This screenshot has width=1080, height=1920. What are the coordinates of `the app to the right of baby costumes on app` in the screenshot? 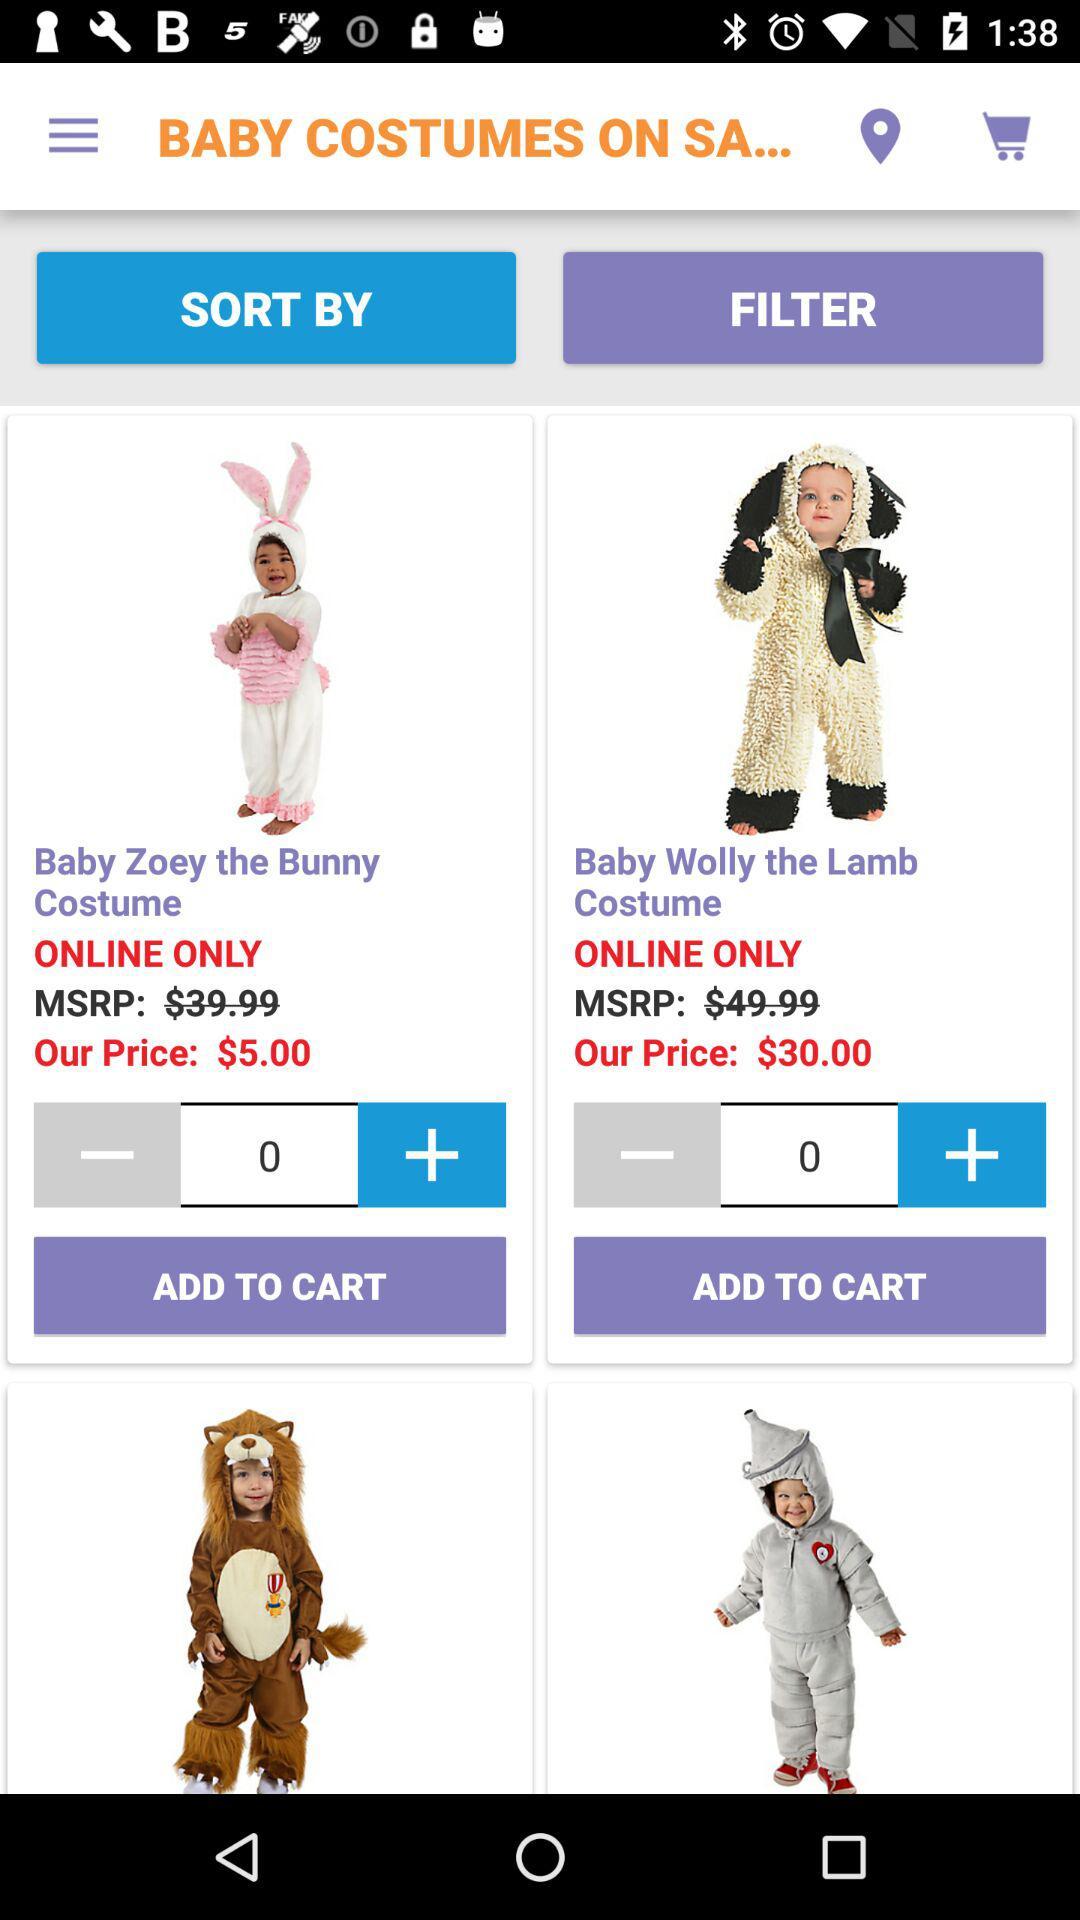 It's located at (879, 135).